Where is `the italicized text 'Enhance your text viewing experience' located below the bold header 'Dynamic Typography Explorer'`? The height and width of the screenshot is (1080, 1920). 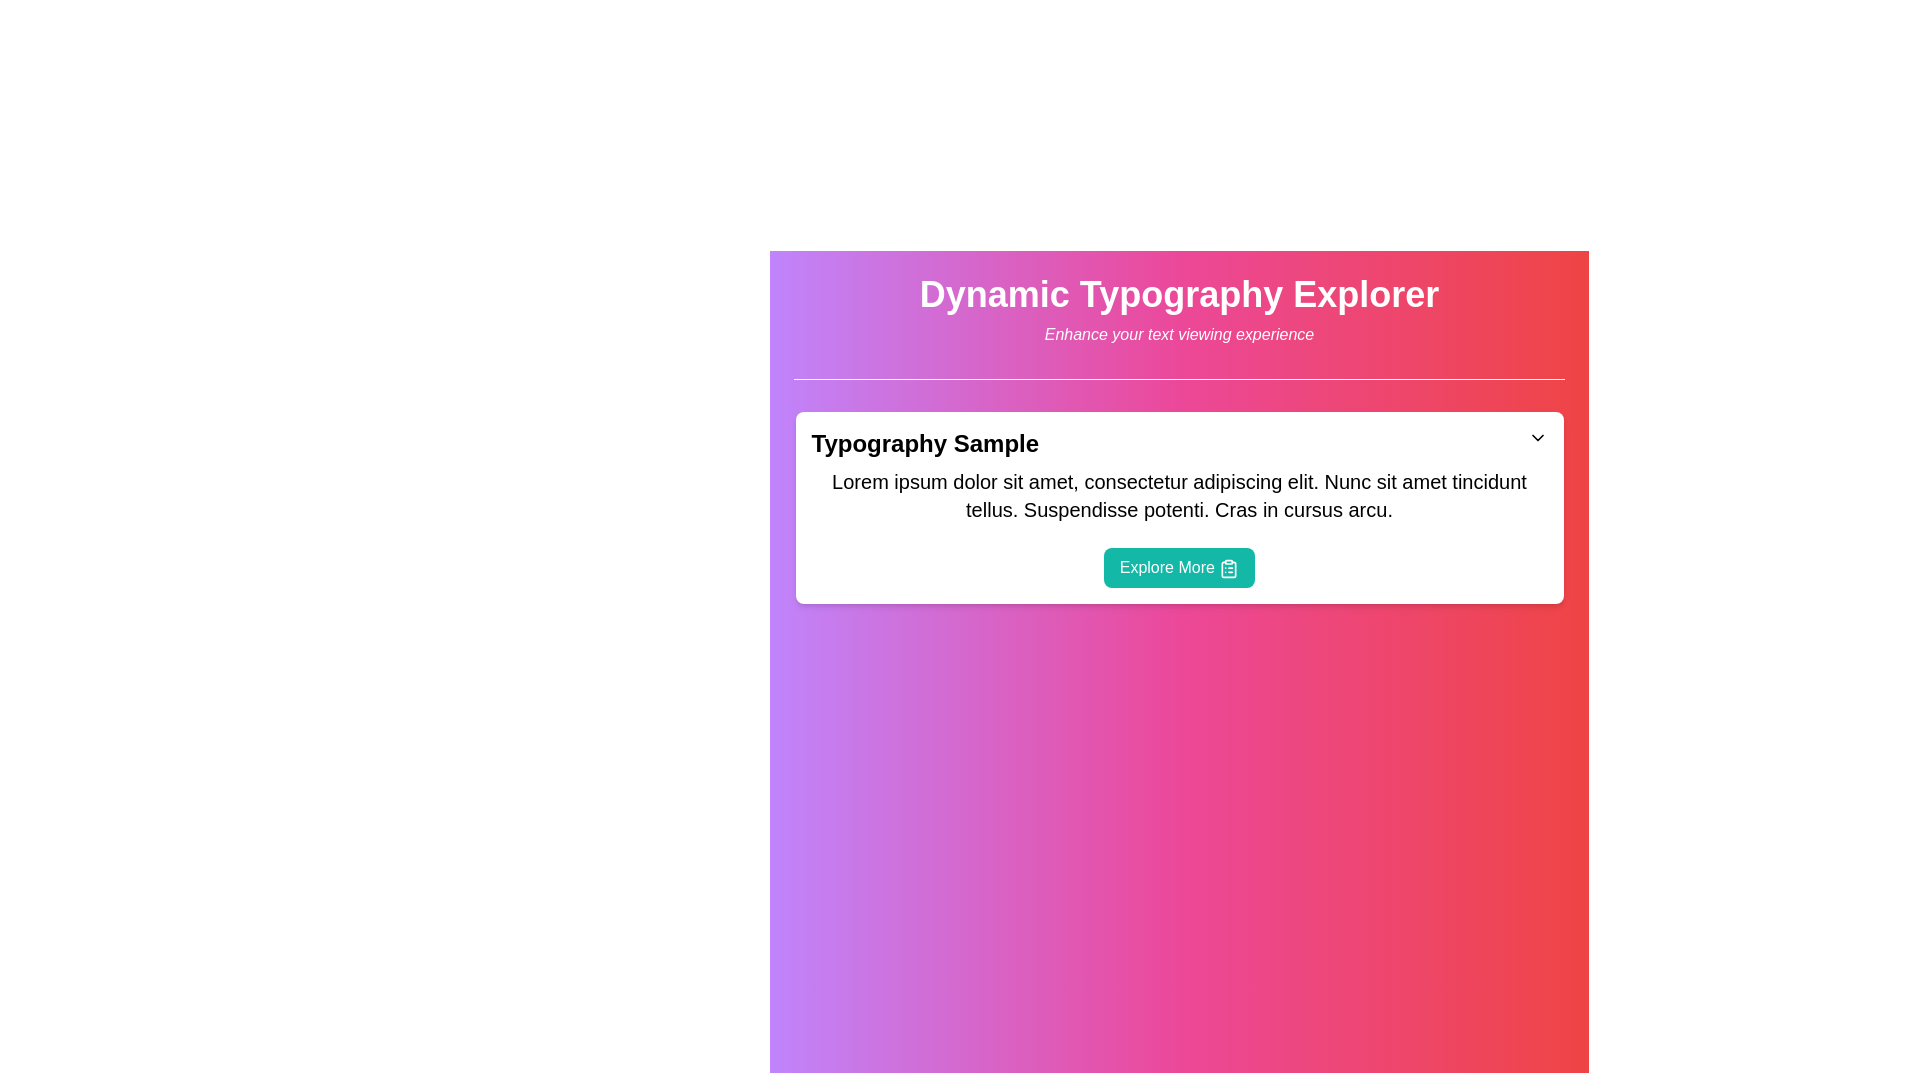 the italicized text 'Enhance your text viewing experience' located below the bold header 'Dynamic Typography Explorer' is located at coordinates (1179, 334).